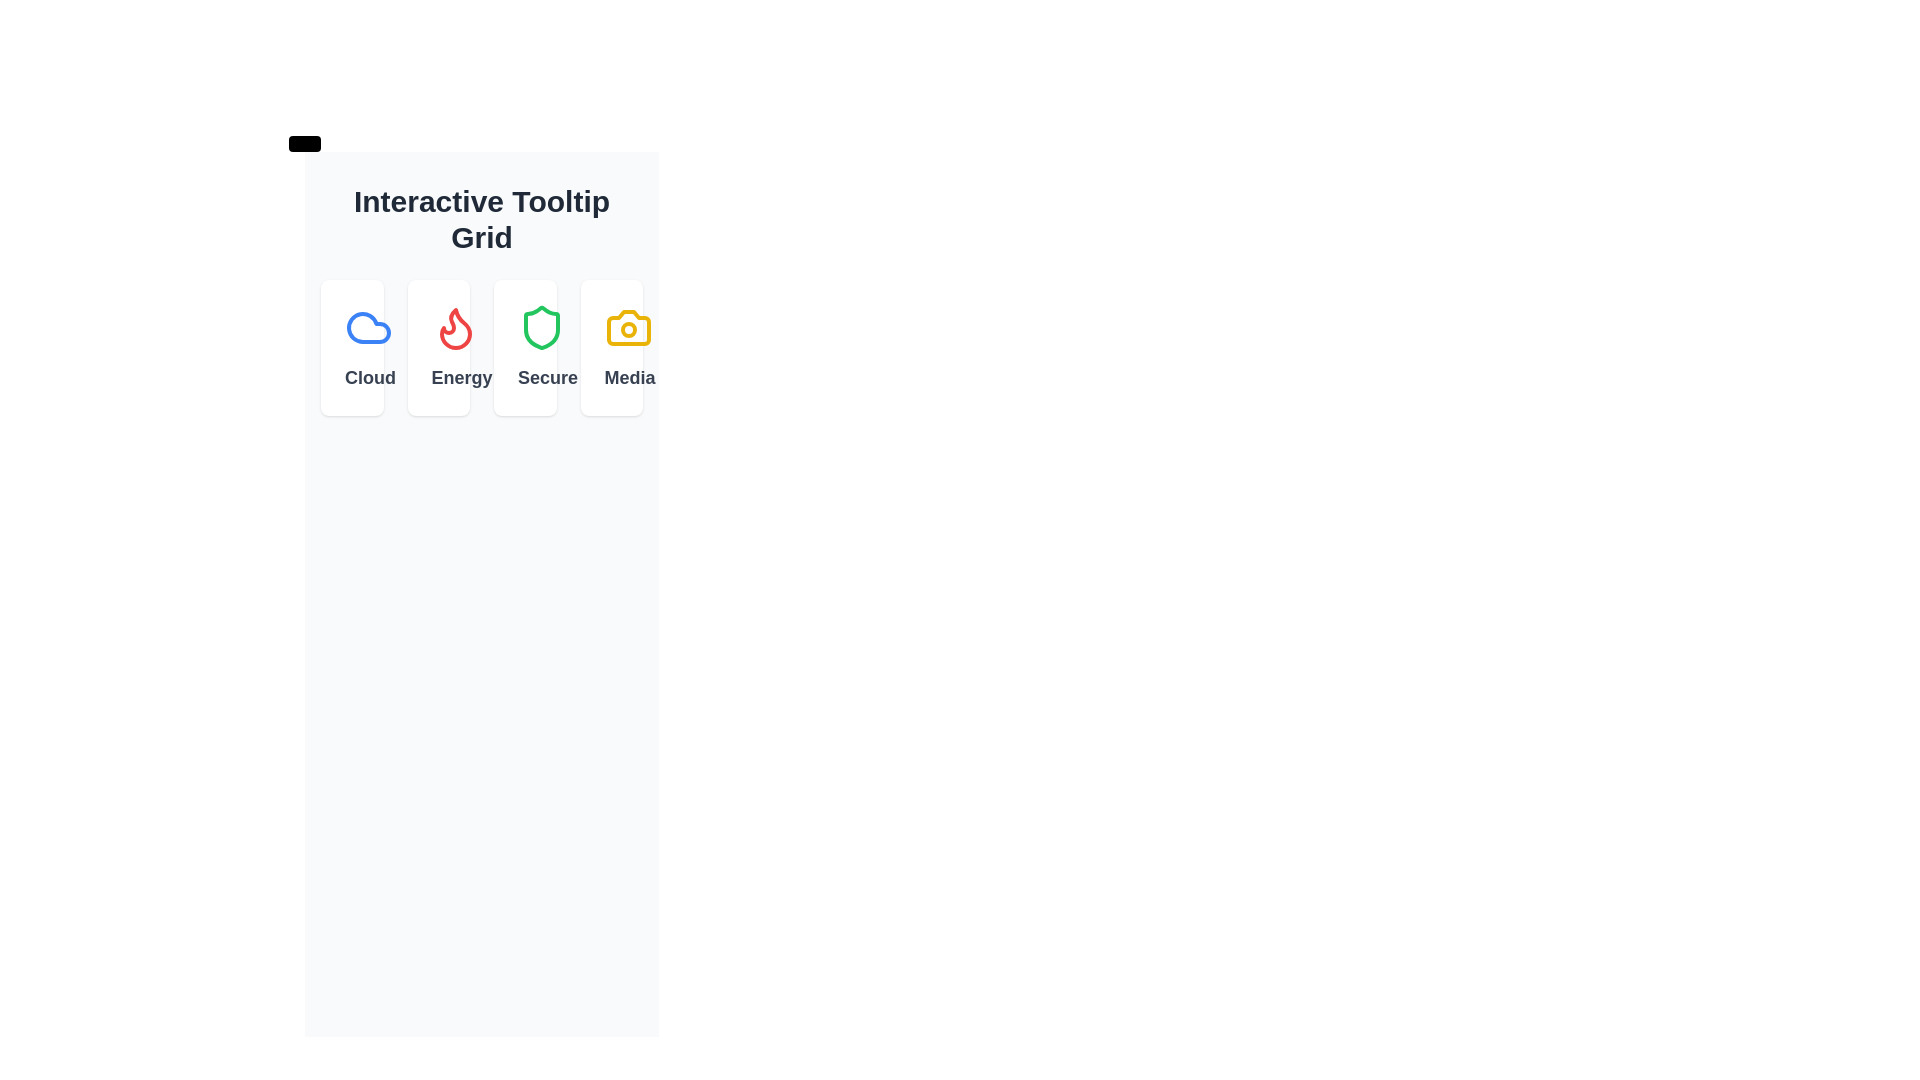 This screenshot has height=1080, width=1920. Describe the element at coordinates (369, 326) in the screenshot. I see `the 'Cloud' icon, which is the first icon in the first row of the grid, positioned to the left of the 'Energy' icon and above the label 'Cloud.'` at that location.